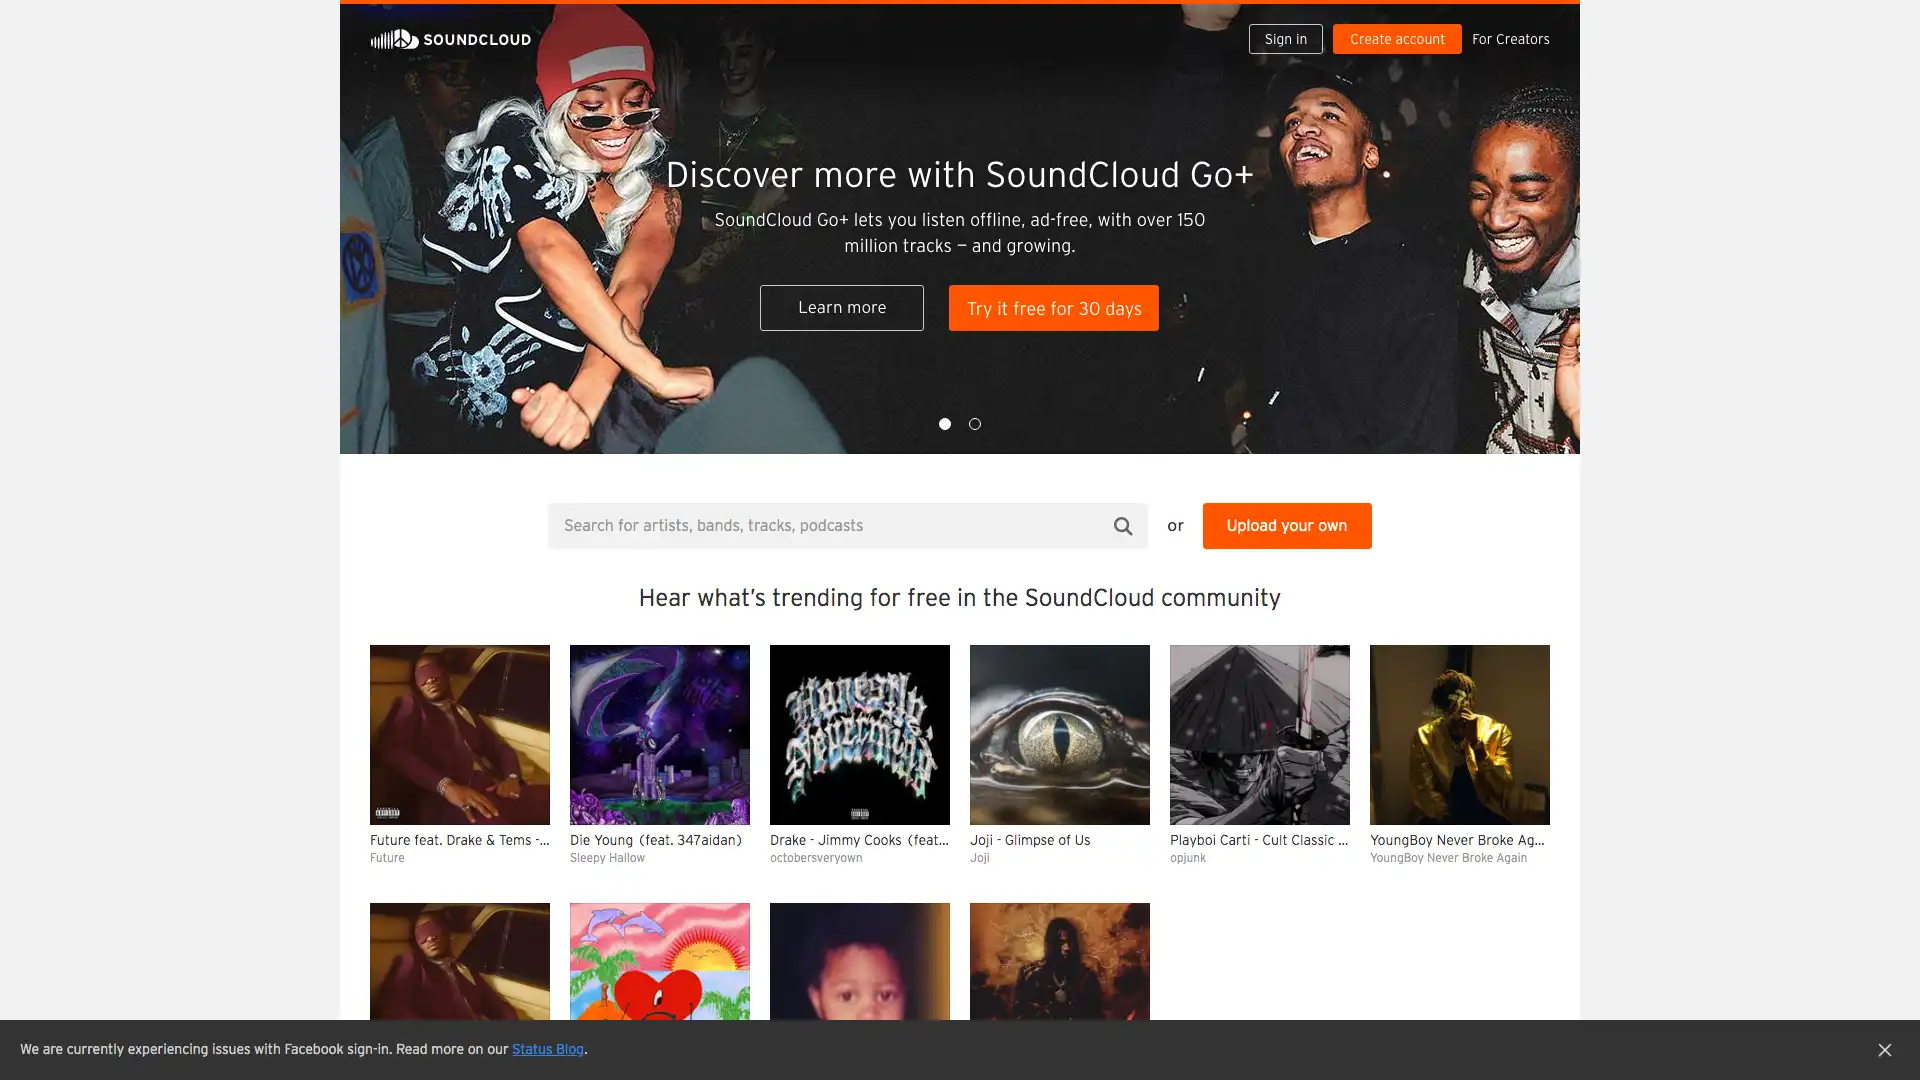  I want to click on Sign in, so click(1290, 22).